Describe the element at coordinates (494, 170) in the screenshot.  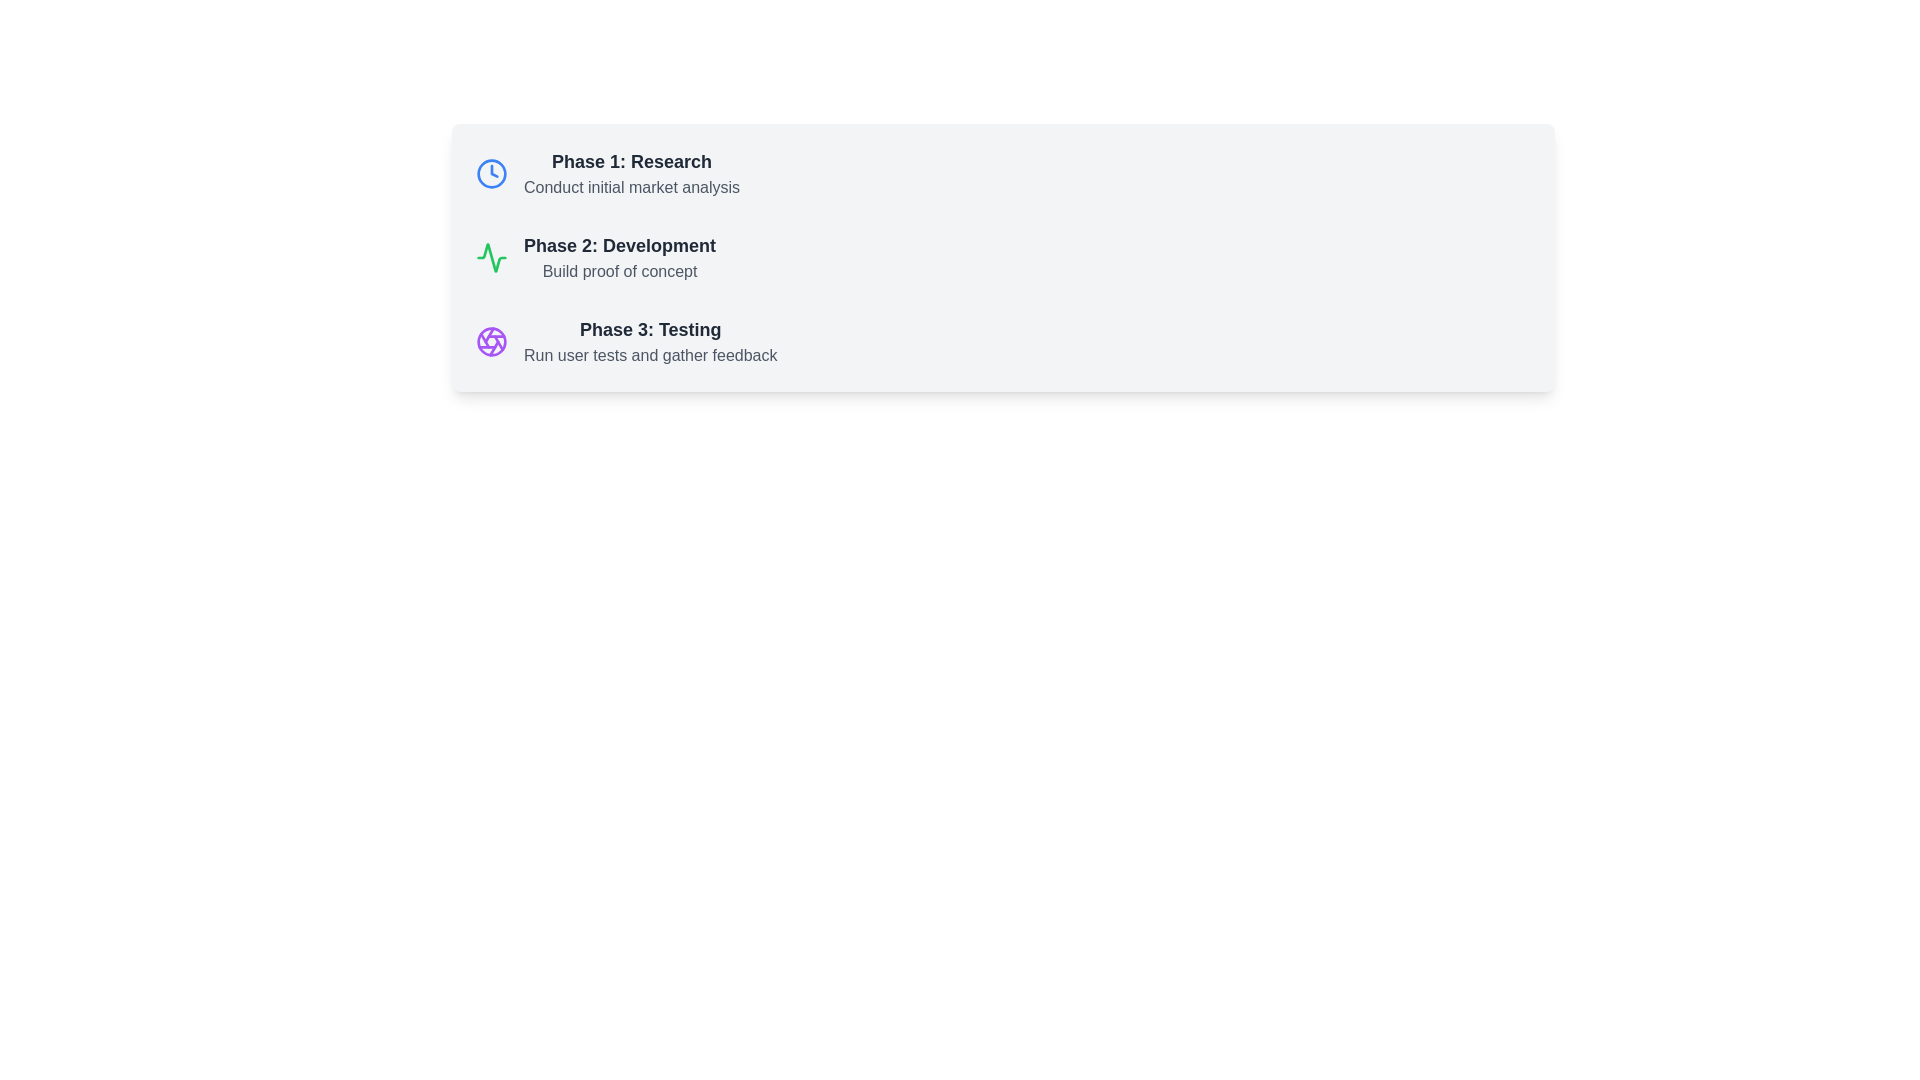
I see `central clock hand of the SVG-based clock icon located to the left of the 'Phase 1: Research' text` at that location.